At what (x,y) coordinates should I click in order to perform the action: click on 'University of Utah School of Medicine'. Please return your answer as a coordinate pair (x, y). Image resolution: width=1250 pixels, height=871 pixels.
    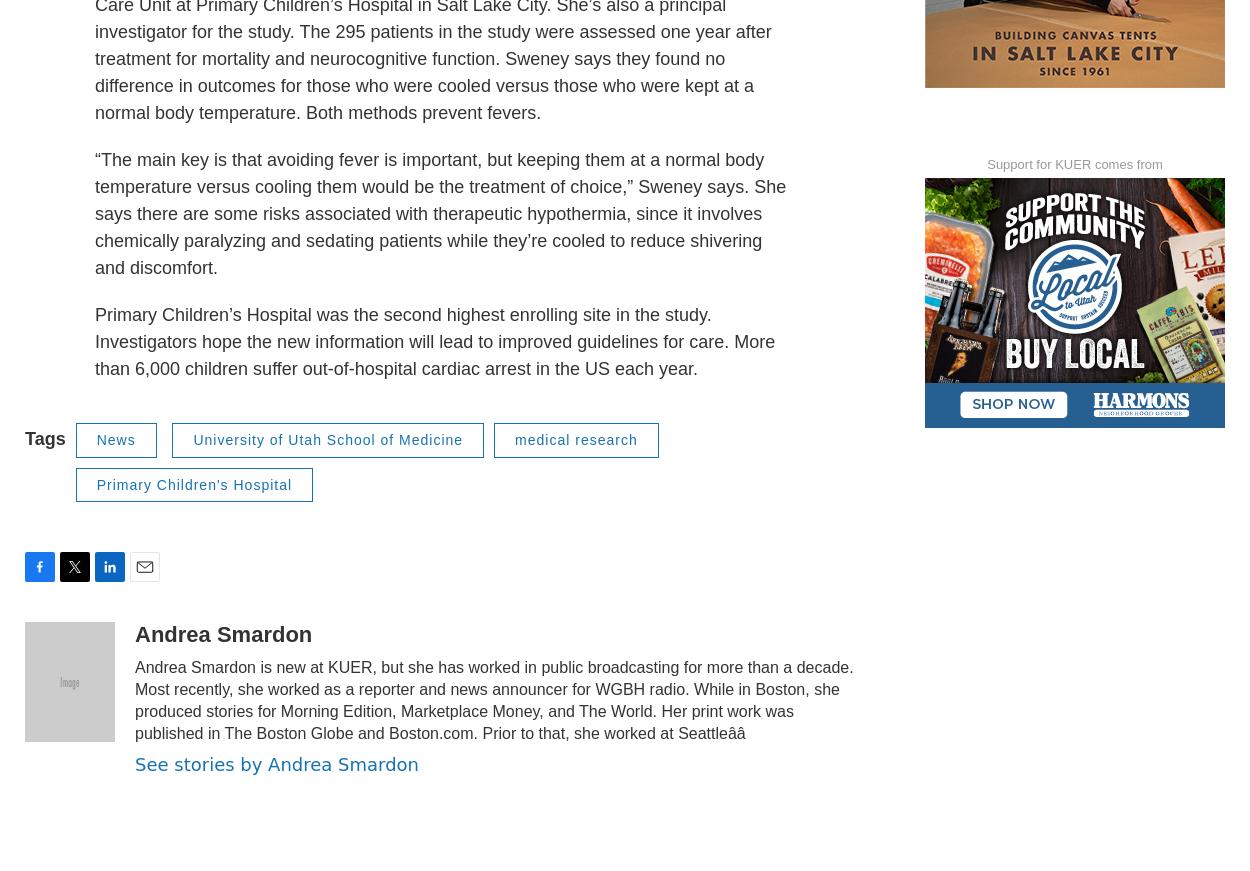
    Looking at the image, I should click on (327, 482).